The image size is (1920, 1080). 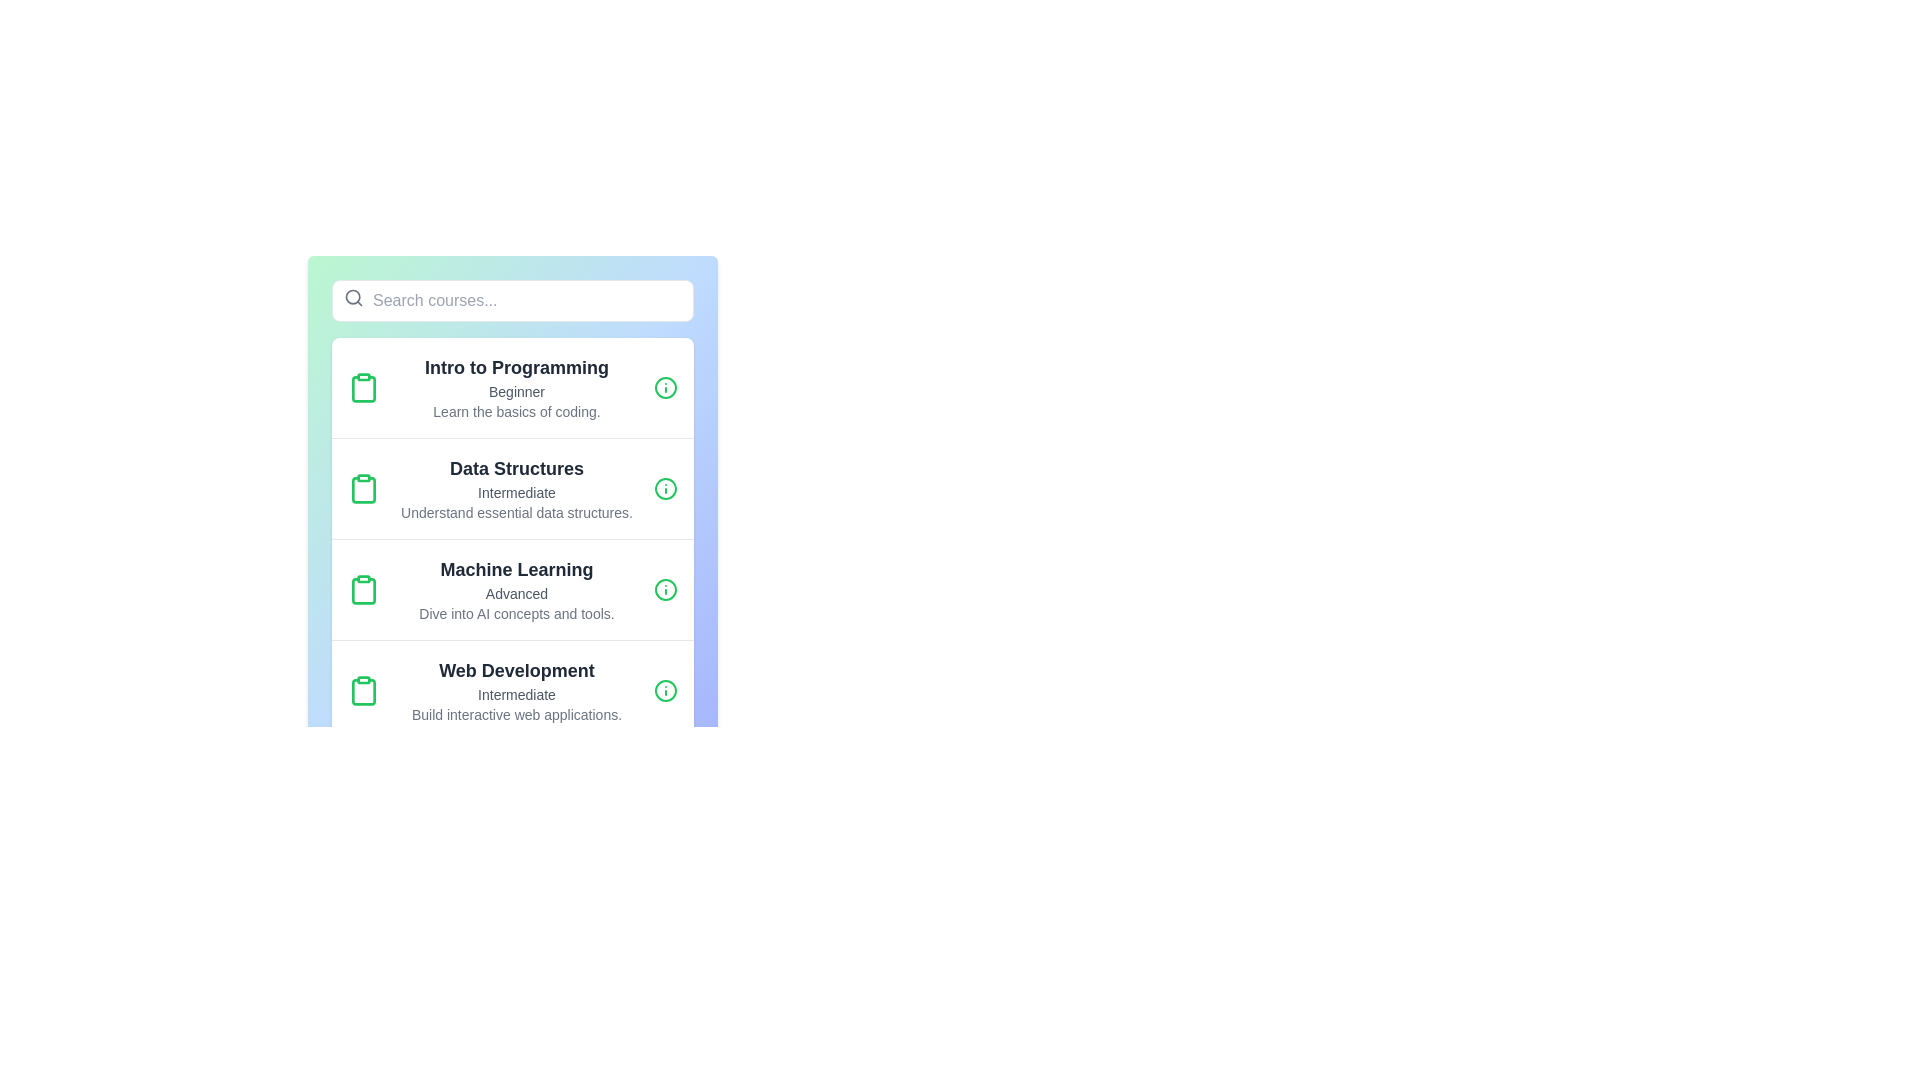 I want to click on the 'Data Structures' course title text label, which is positioned at the upper-middle part of the course panel and serves as the primary title indicating the topic of the panel, so click(x=517, y=469).